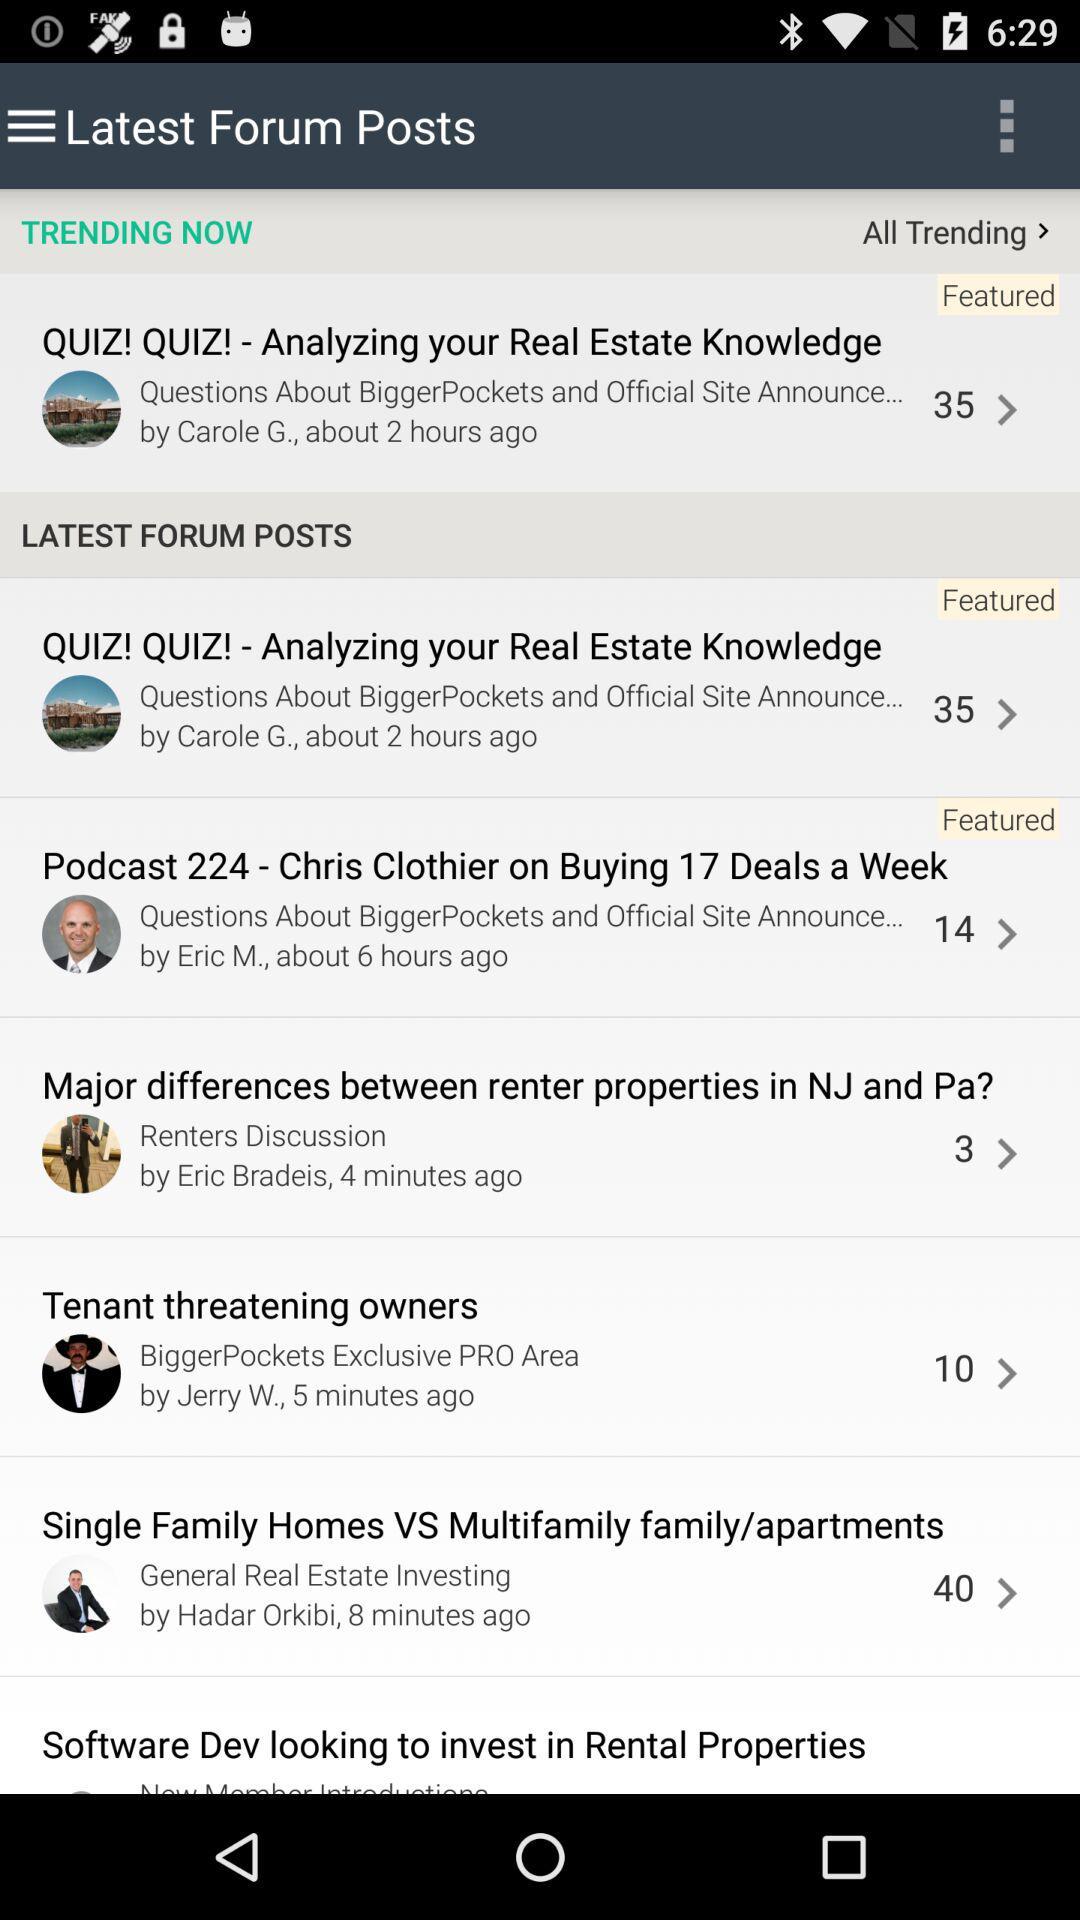 Image resolution: width=1080 pixels, height=1920 pixels. What do you see at coordinates (1006, 714) in the screenshot?
I see `the app below the quiz quiz analyzing item` at bounding box center [1006, 714].